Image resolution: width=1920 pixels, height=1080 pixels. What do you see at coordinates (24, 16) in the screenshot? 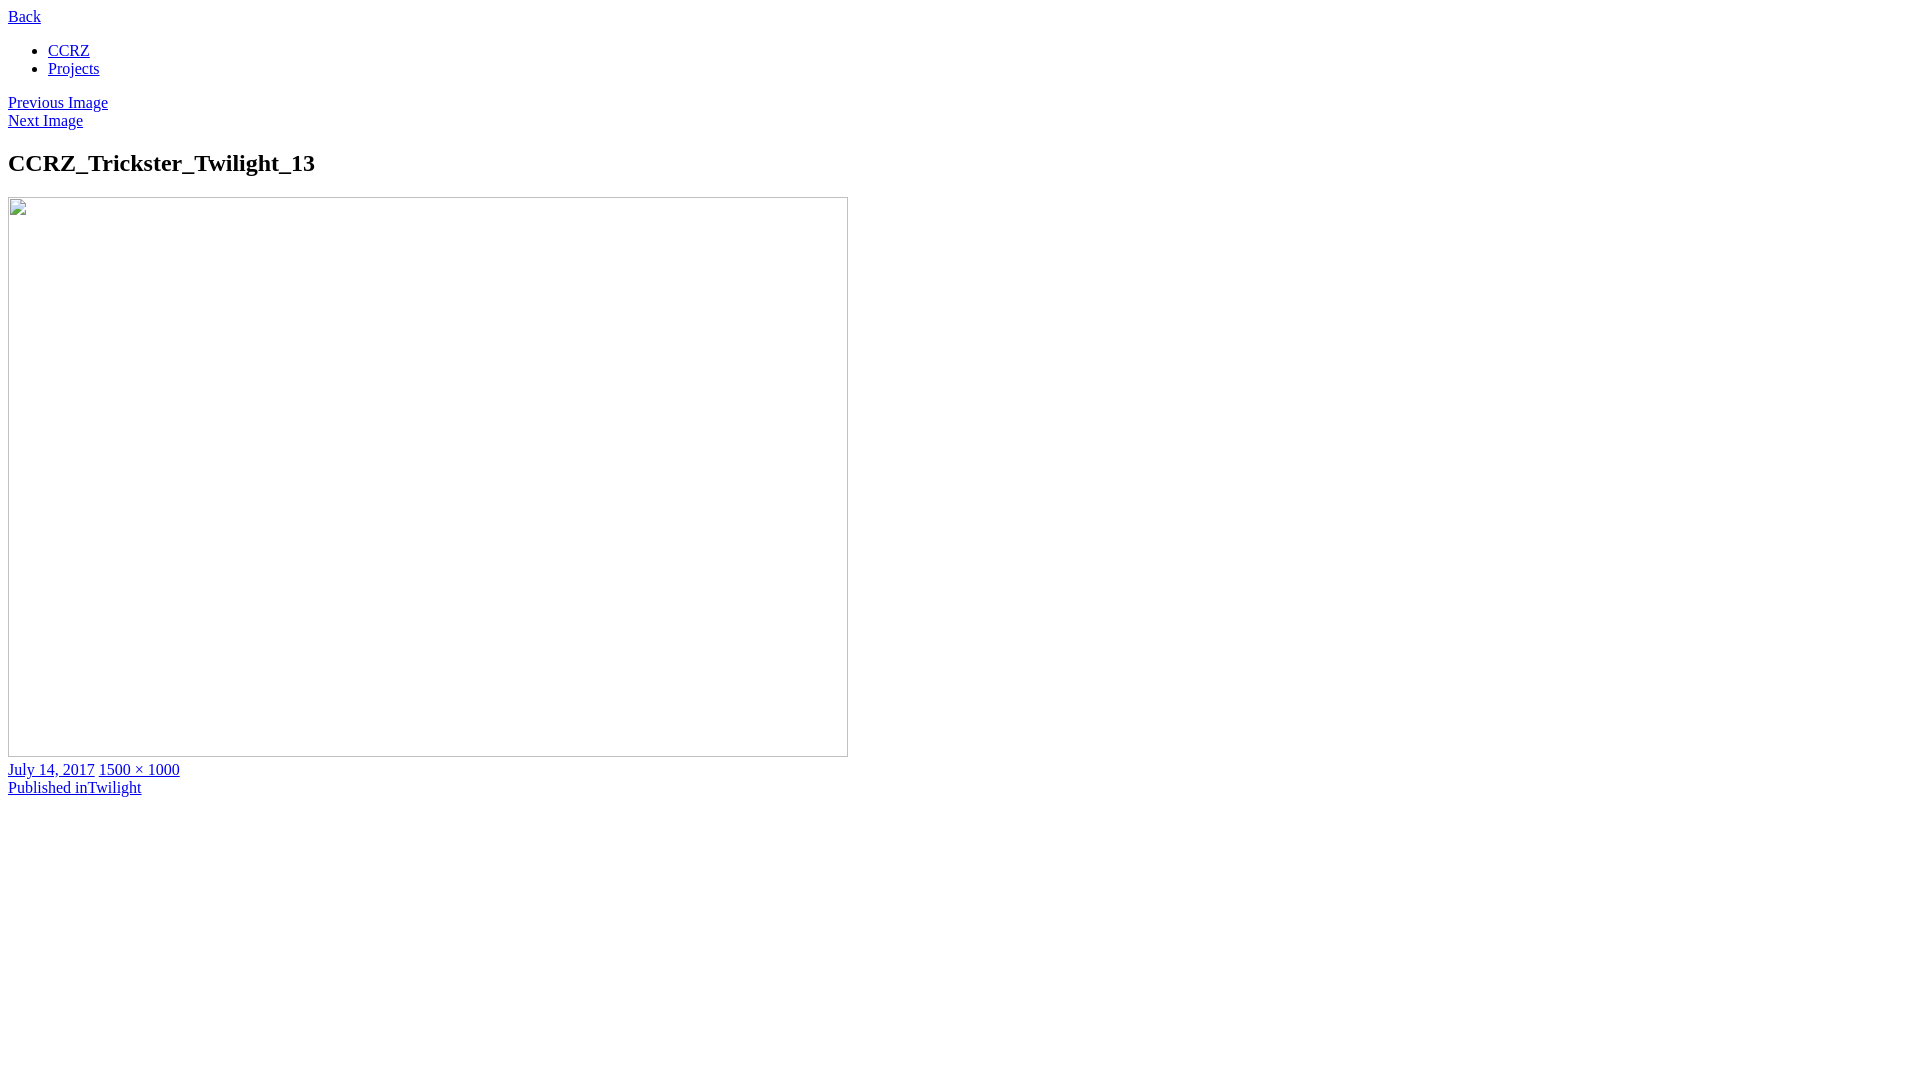
I see `'Back'` at bounding box center [24, 16].